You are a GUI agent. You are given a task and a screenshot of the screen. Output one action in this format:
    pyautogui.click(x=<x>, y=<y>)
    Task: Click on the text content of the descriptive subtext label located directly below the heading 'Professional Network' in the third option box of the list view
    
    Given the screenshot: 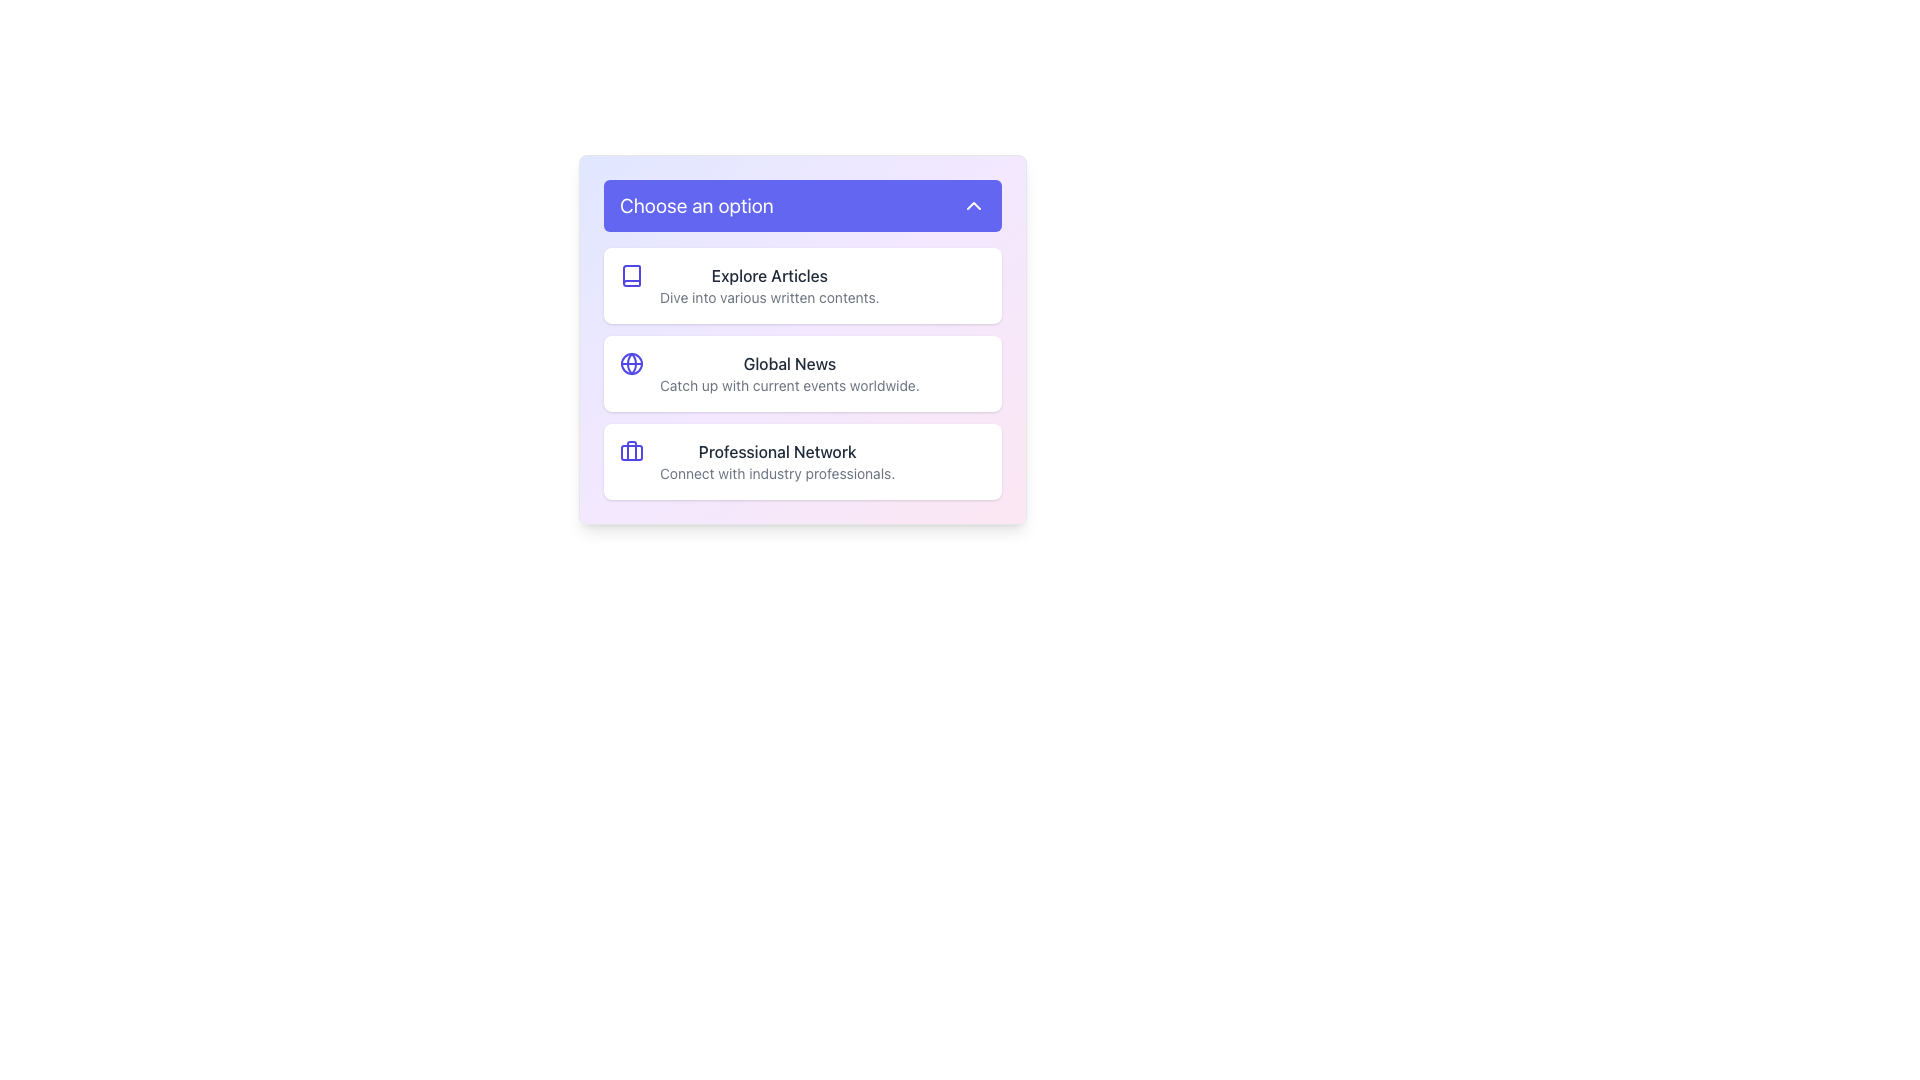 What is the action you would take?
    pyautogui.click(x=776, y=474)
    